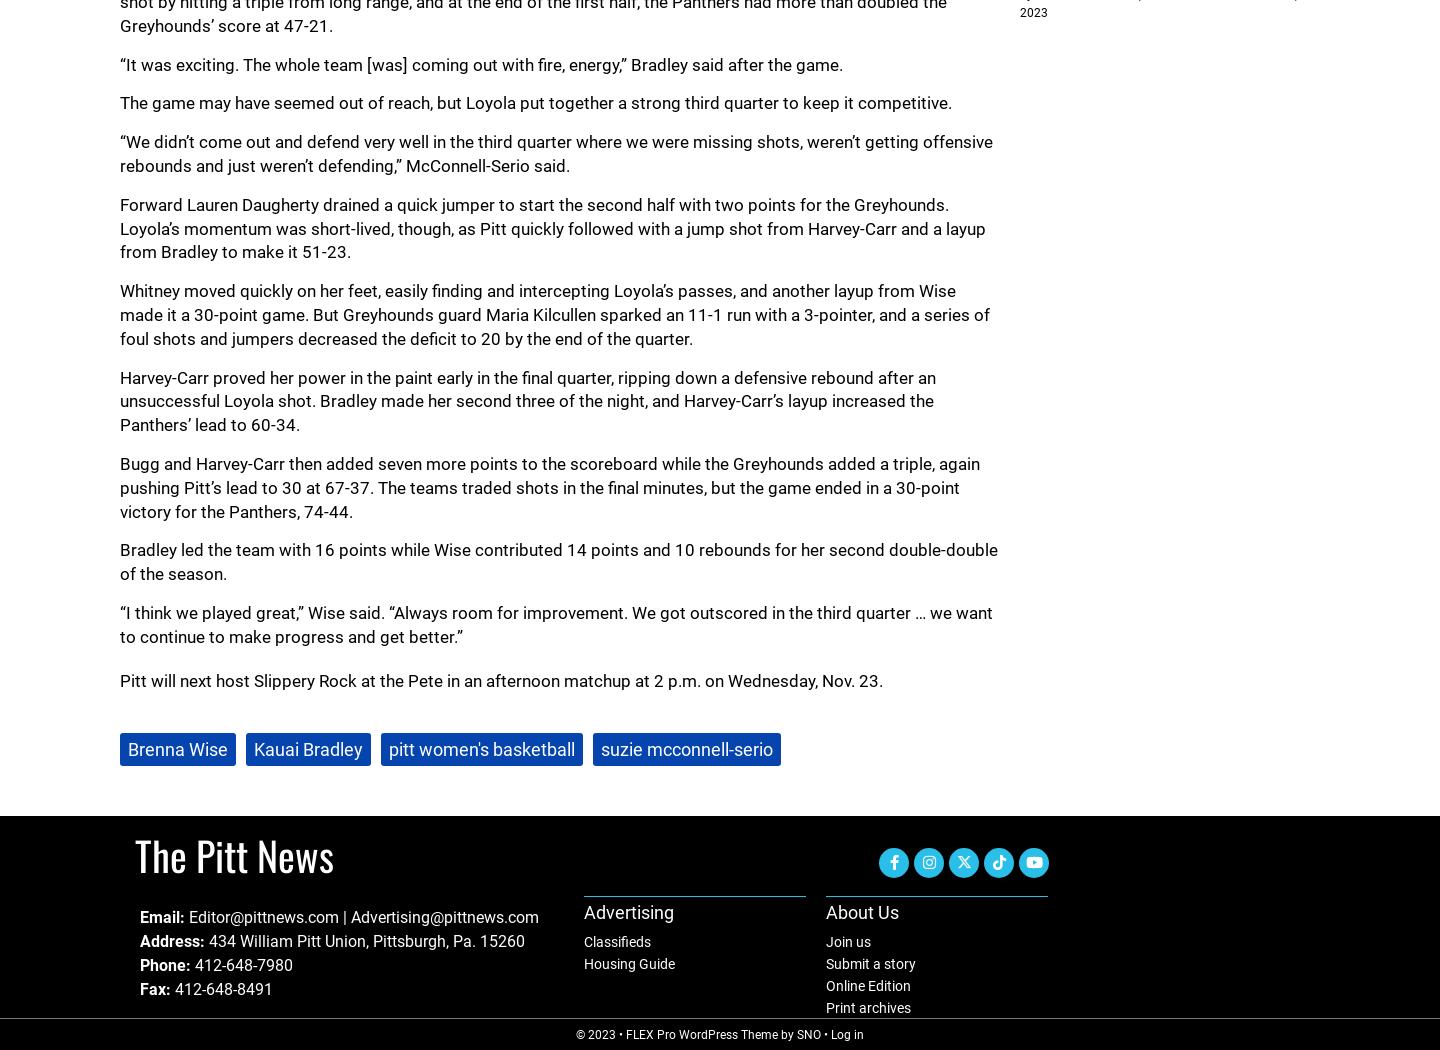 This screenshot has width=1440, height=1050. Describe the element at coordinates (556, 624) in the screenshot. I see `'“I think we played great,” Wise said. “Always room for improvement. We got outscored in the third quarter … we want to continue to make progress and get better.”'` at that location.